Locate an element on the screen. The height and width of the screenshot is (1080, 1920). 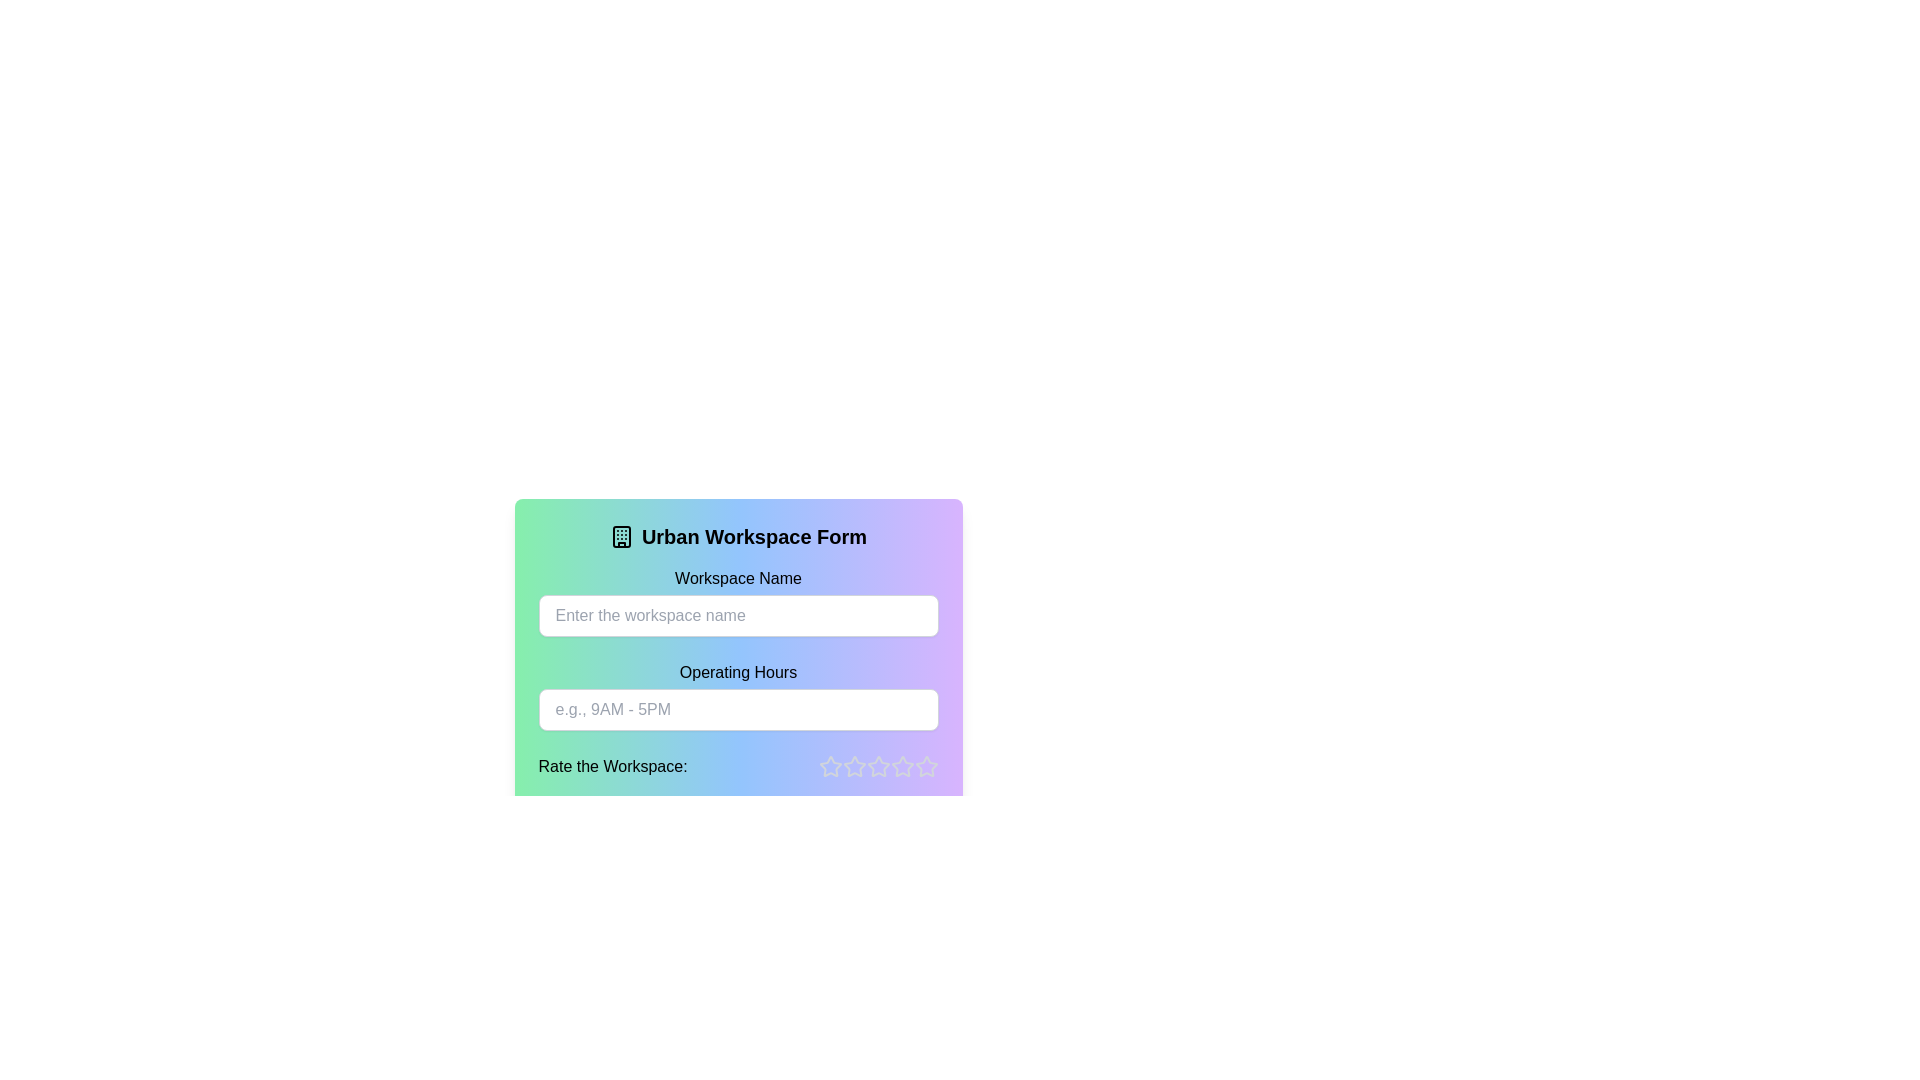
the text input field for 'Workspace Name' to focus the input area, which is styled with rounded corners and a light background color, located beneath the respective label is located at coordinates (737, 615).